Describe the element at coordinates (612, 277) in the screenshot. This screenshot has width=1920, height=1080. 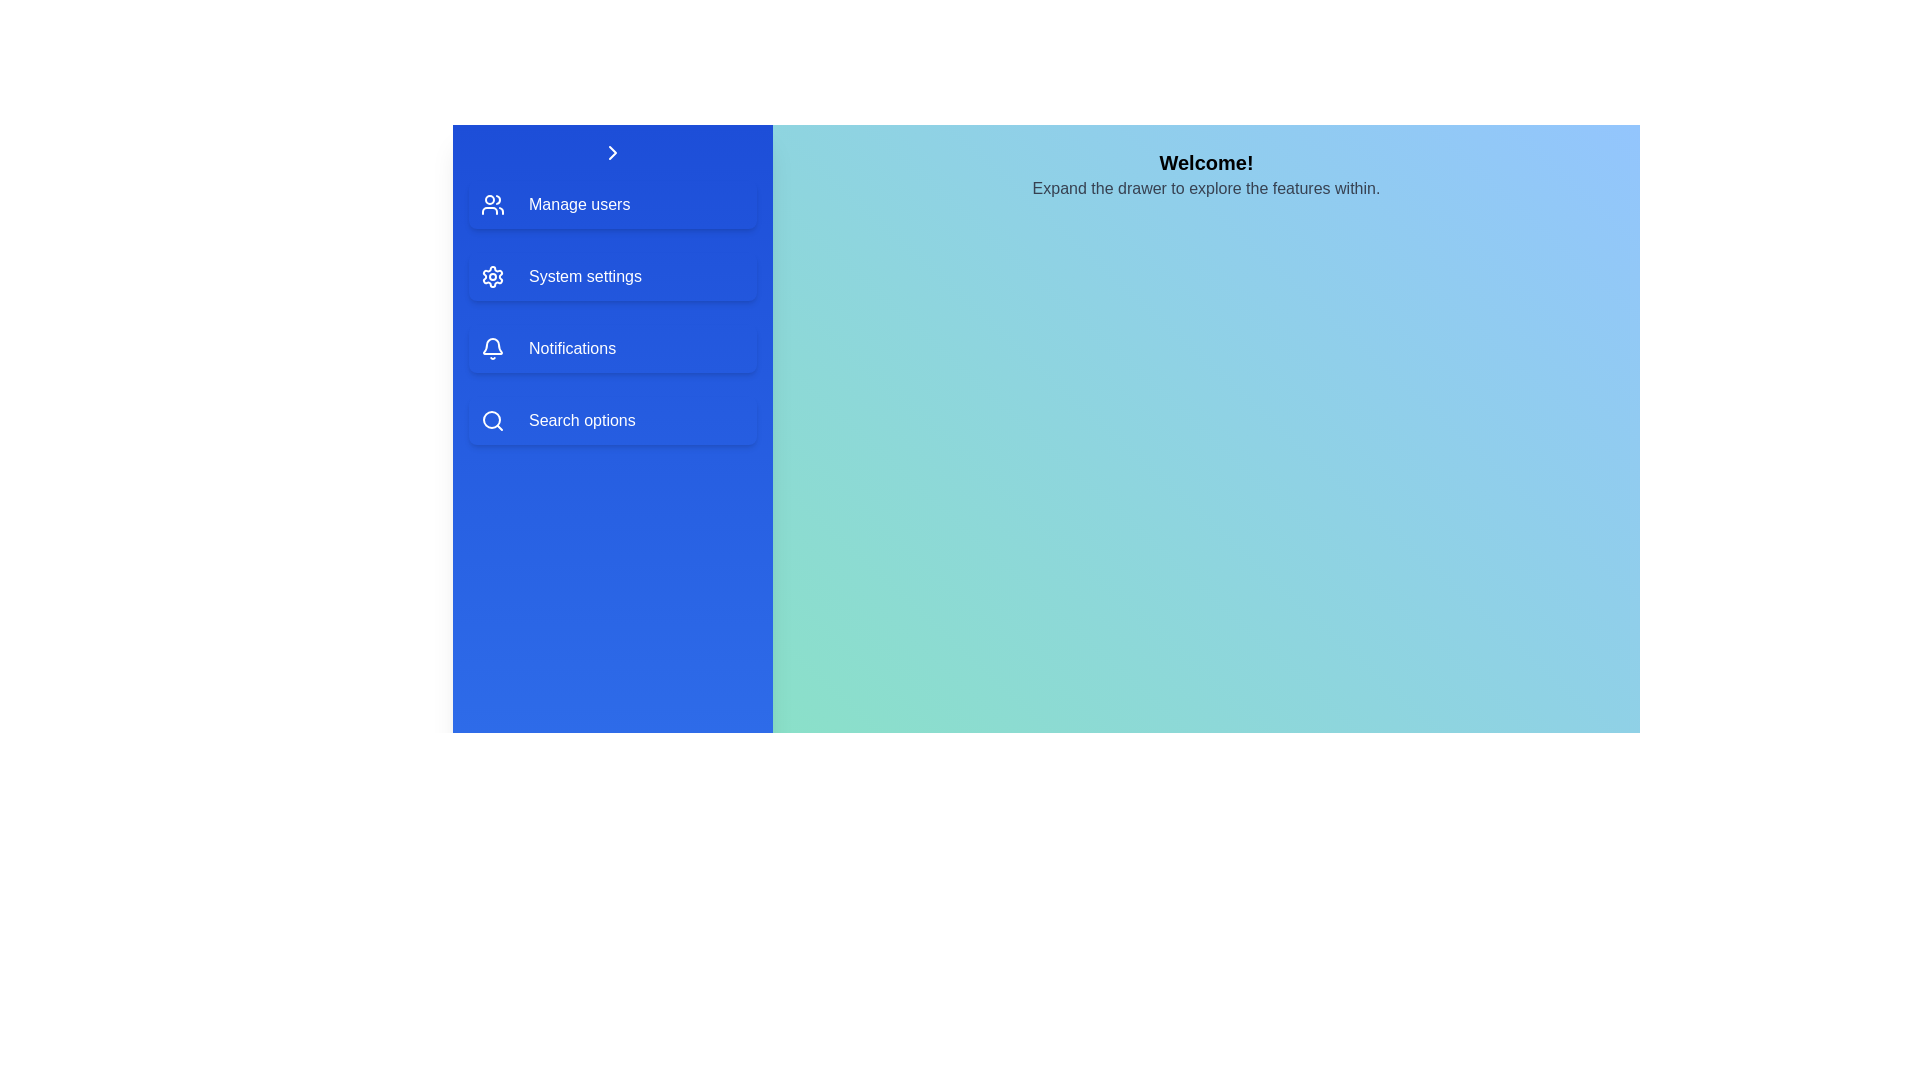
I see `the menu item System settings to preview its interaction` at that location.